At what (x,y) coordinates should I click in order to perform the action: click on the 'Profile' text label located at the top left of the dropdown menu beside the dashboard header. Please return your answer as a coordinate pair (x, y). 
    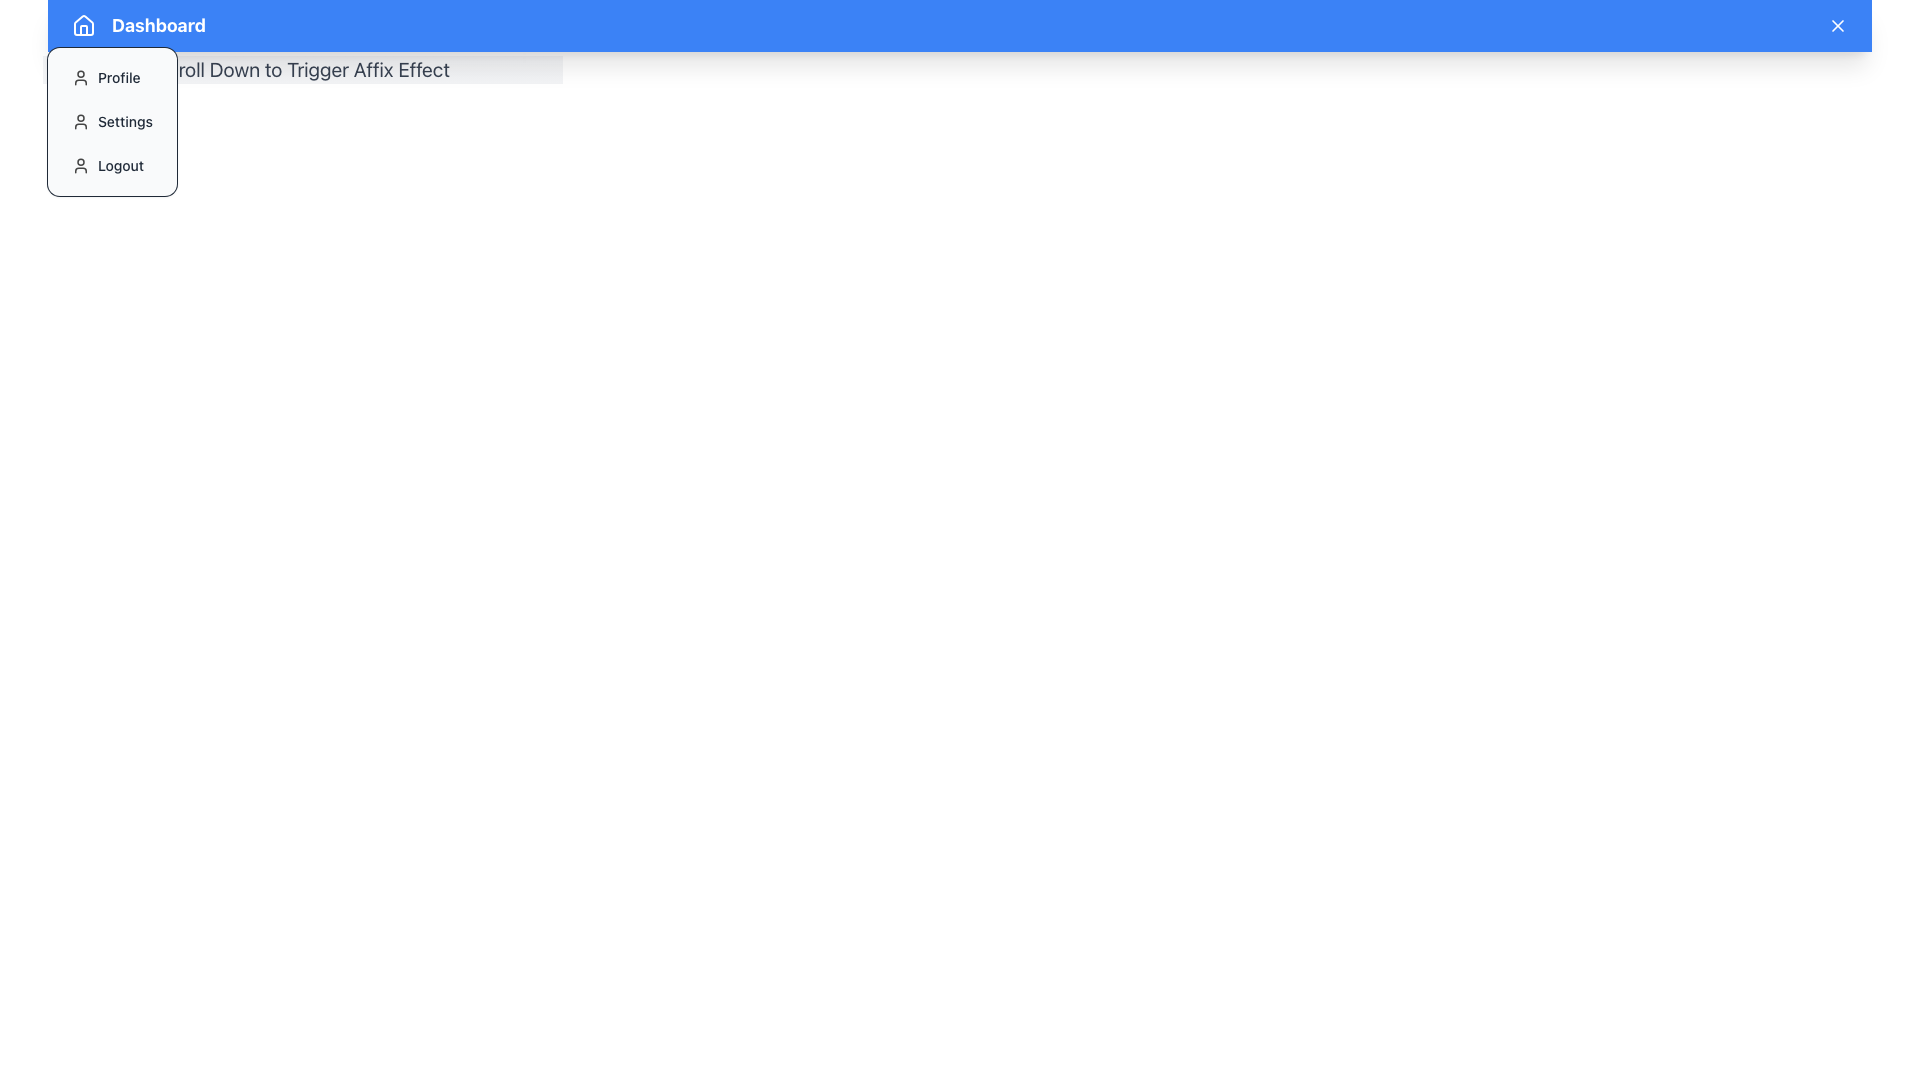
    Looking at the image, I should click on (118, 76).